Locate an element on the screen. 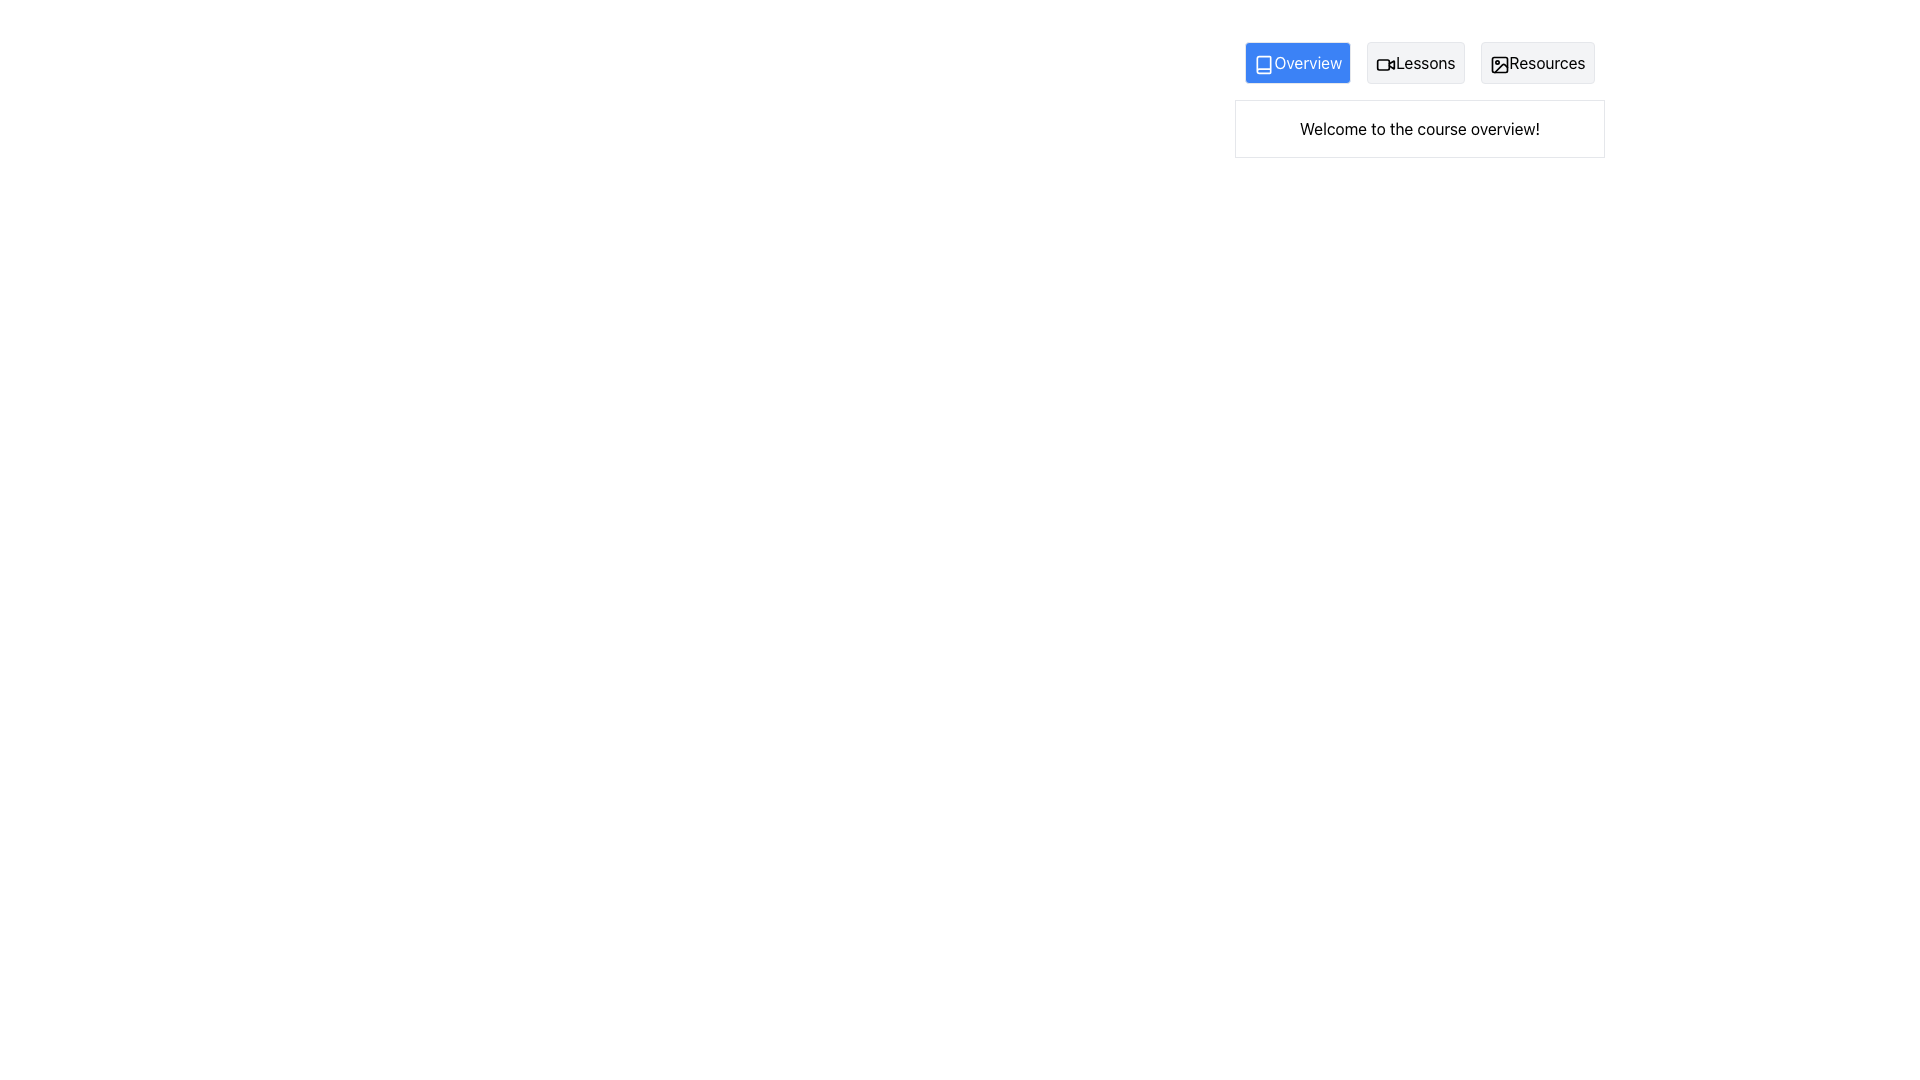  the small rounded rectangle within the media or attachment icon located in the top-right section of the interface is located at coordinates (1499, 63).